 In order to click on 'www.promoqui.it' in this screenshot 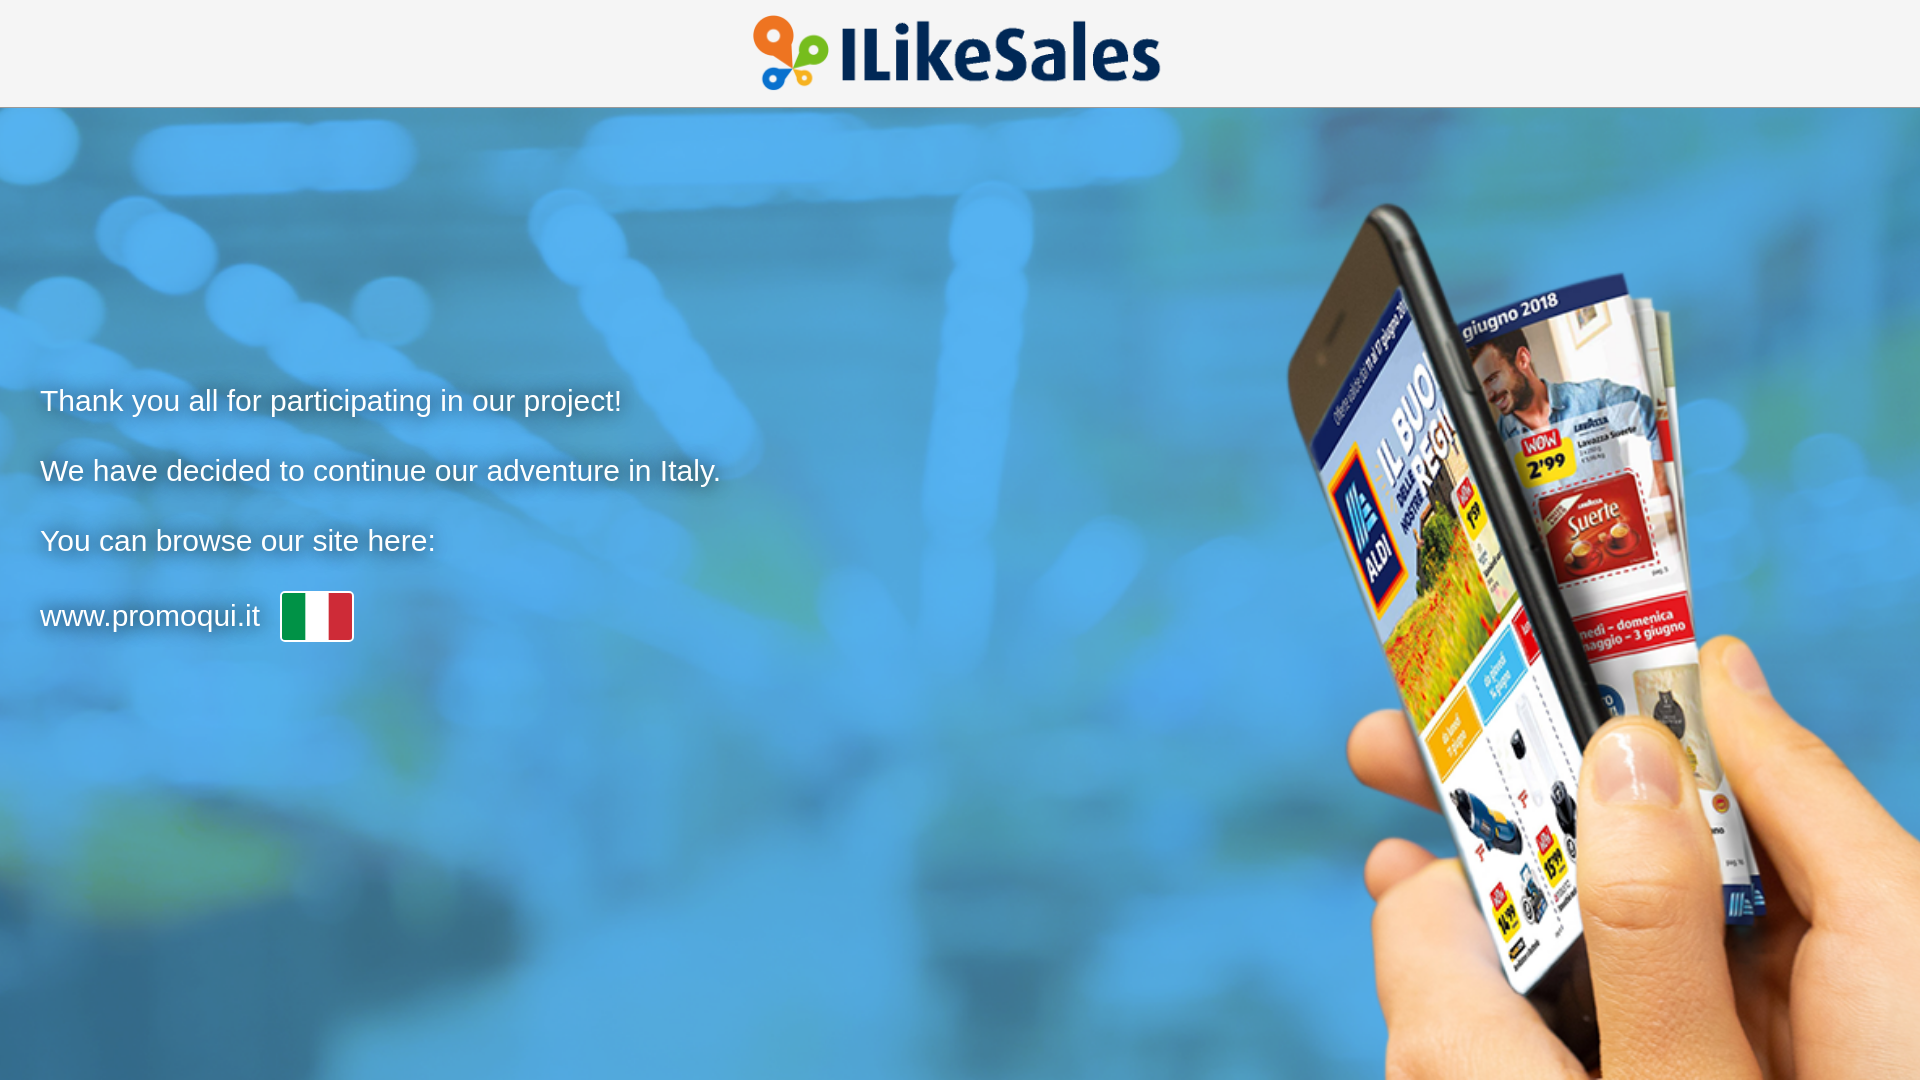, I will do `click(148, 615)`.